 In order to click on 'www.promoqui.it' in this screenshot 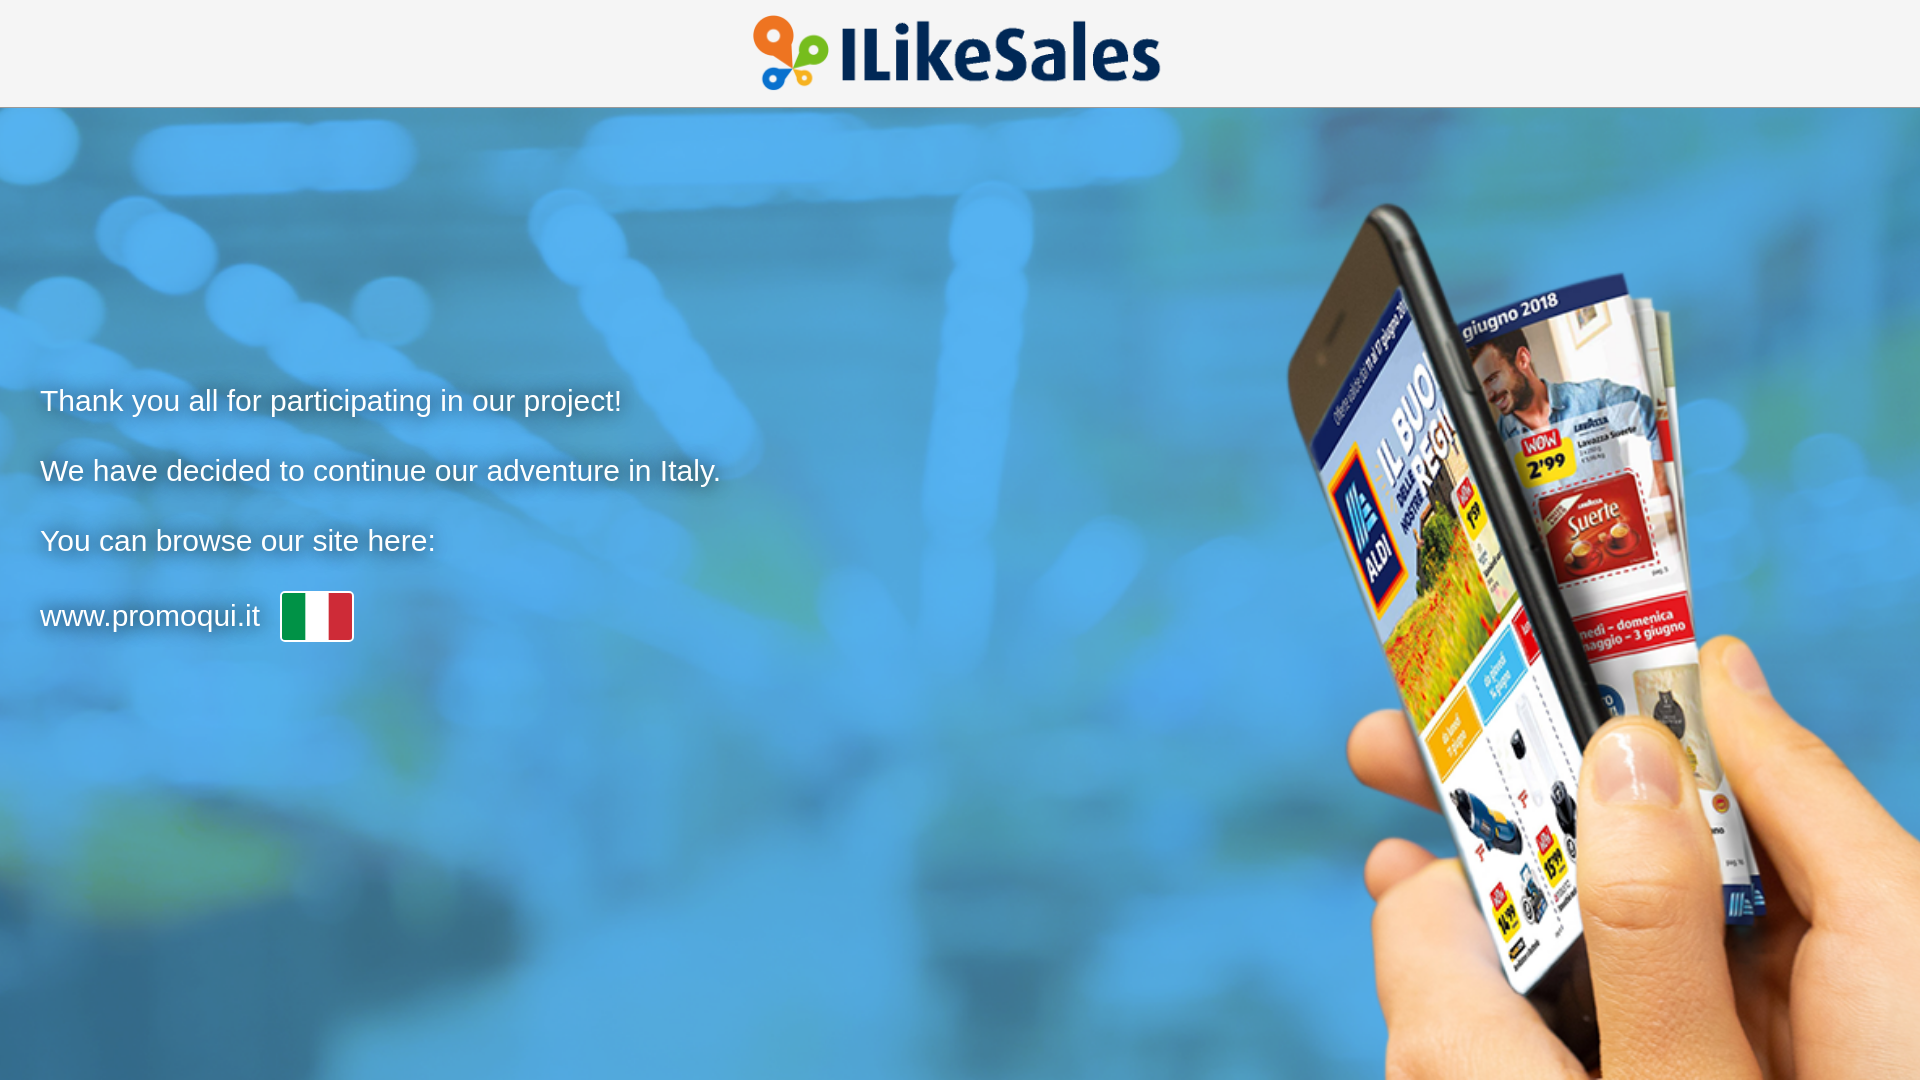, I will do `click(148, 615)`.